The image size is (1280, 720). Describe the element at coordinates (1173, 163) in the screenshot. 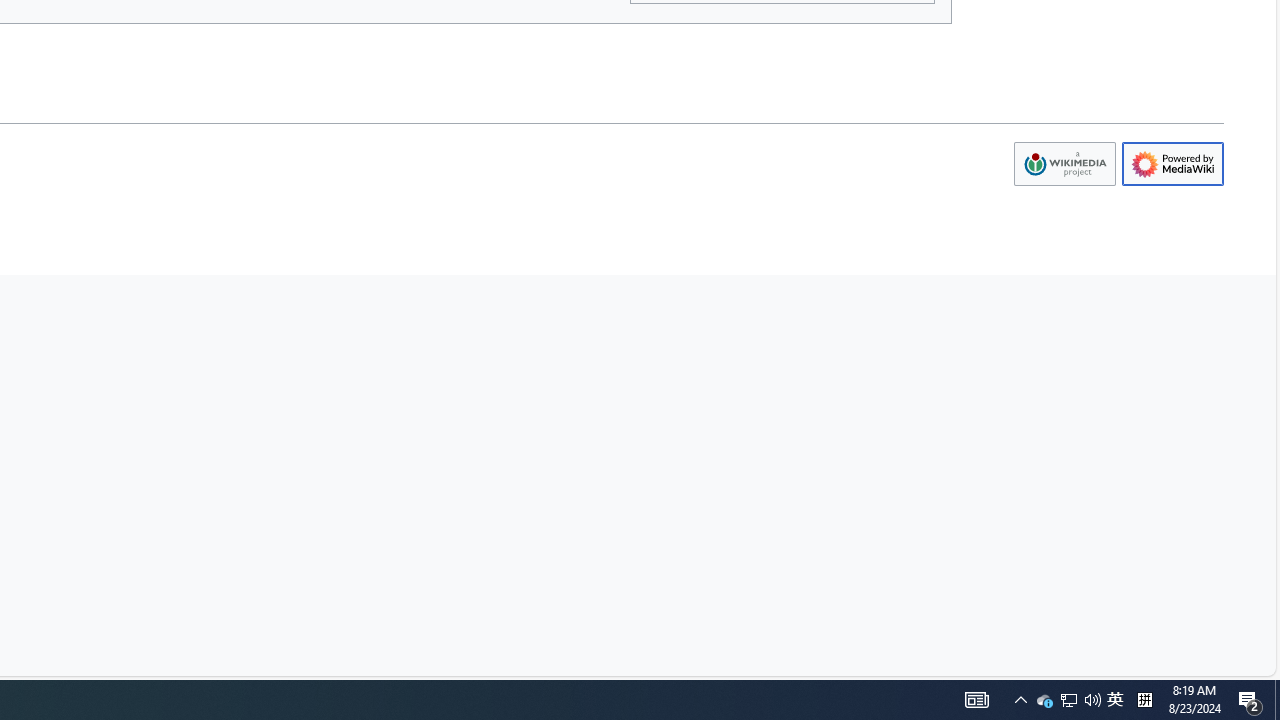

I see `'Powered by MediaWiki'` at that location.